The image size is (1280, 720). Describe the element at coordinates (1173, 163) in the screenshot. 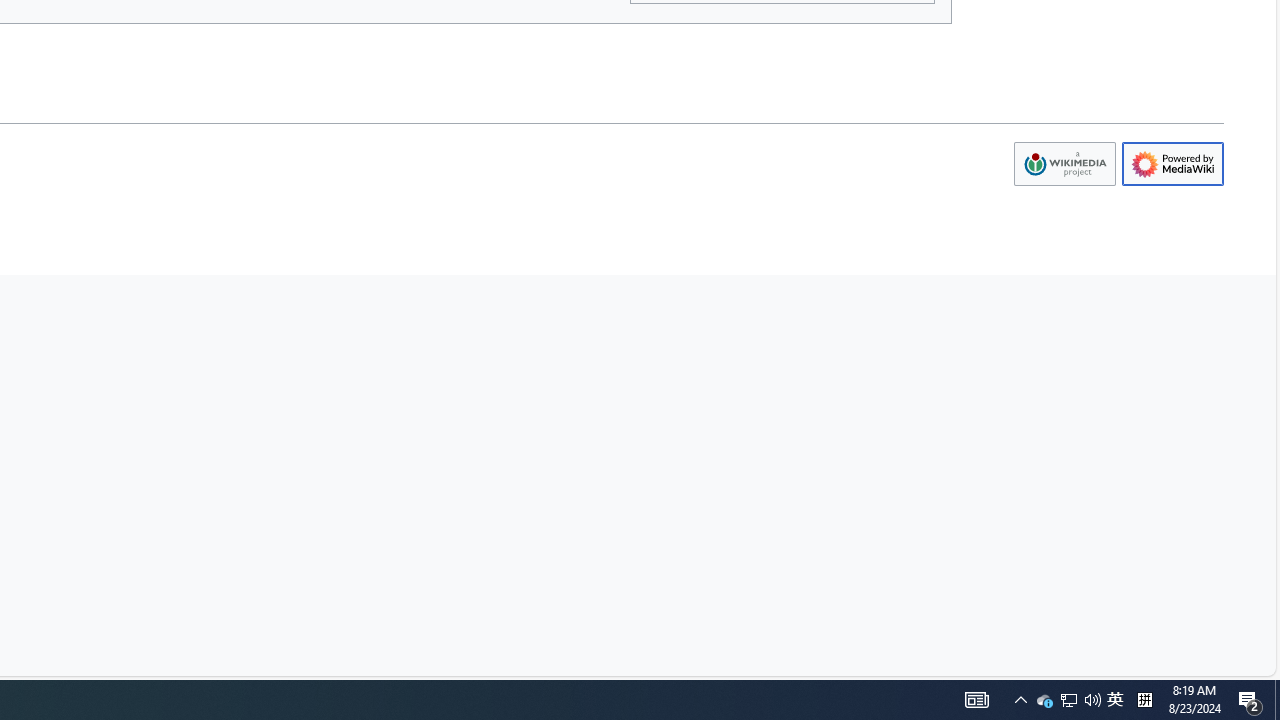

I see `'Powered by MediaWiki'` at that location.